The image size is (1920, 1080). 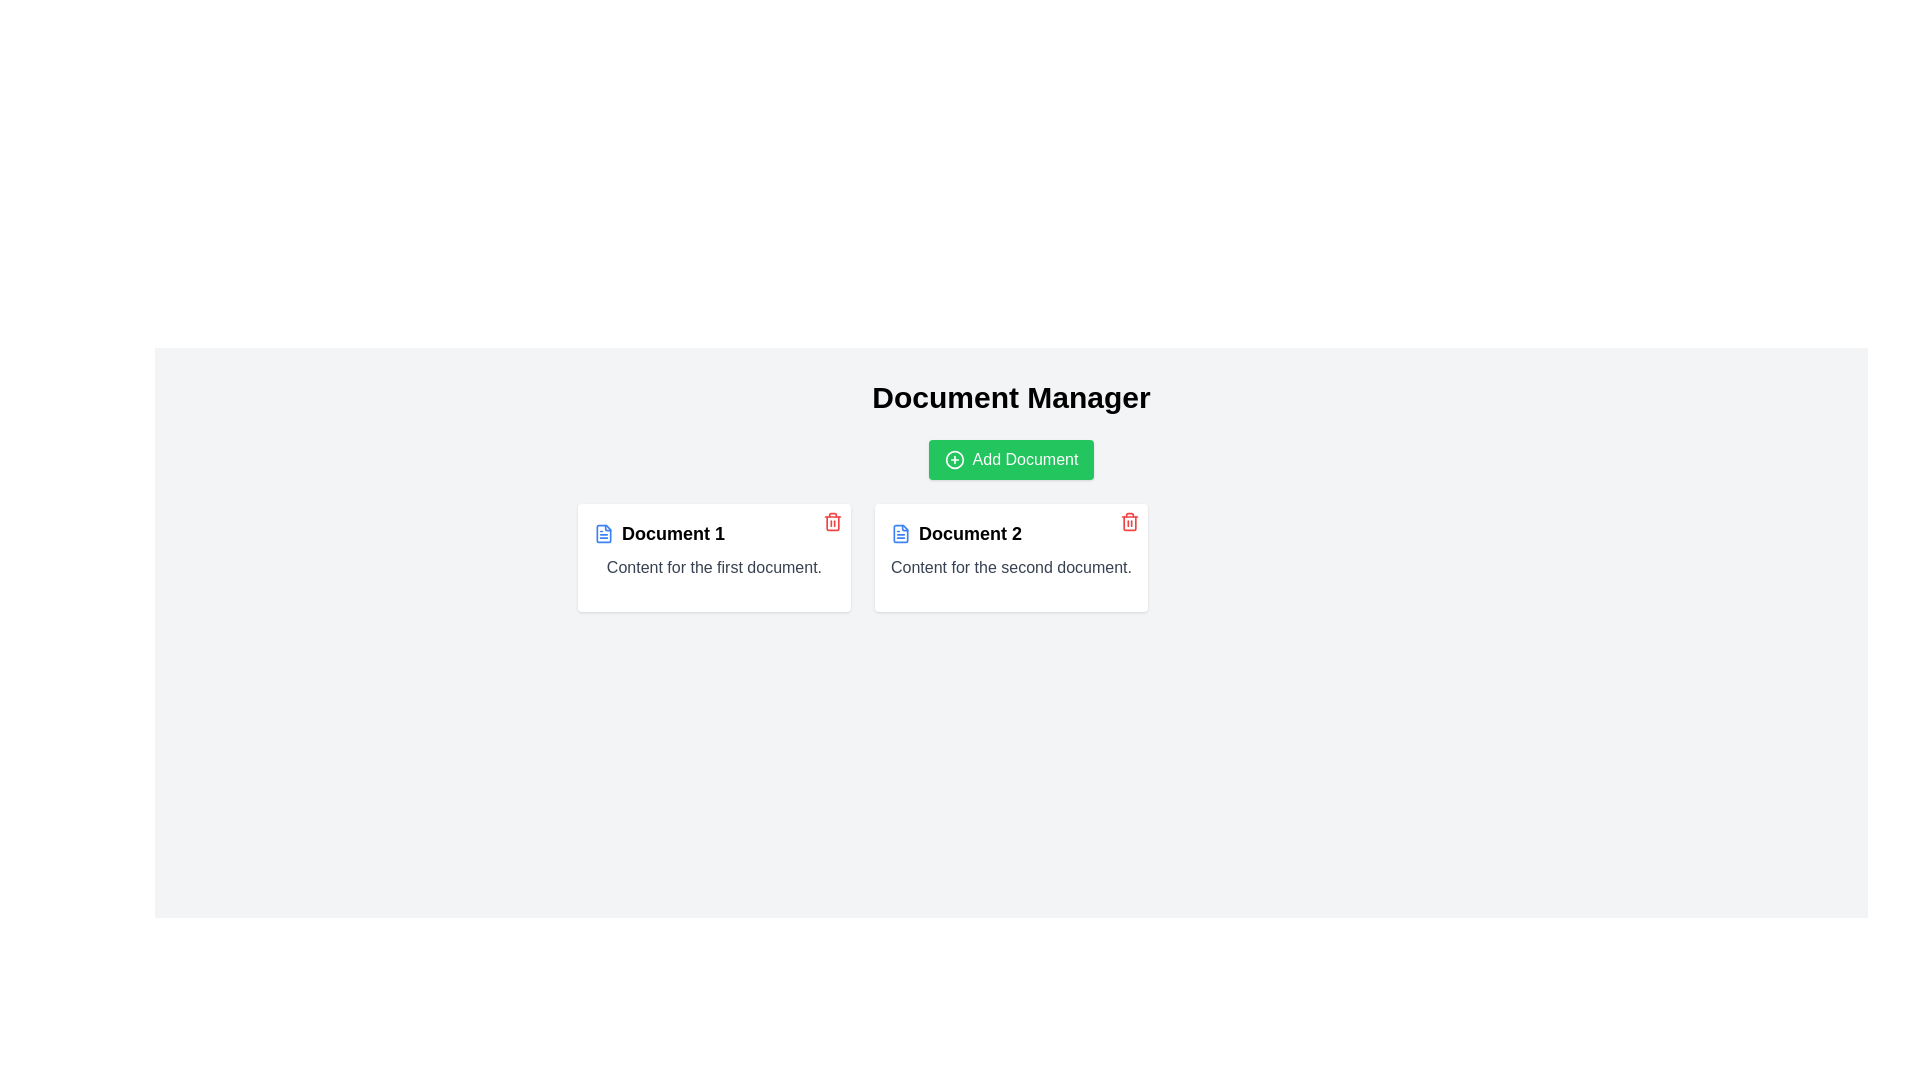 What do you see at coordinates (673, 532) in the screenshot?
I see `the text label reading 'Document 1'` at bounding box center [673, 532].